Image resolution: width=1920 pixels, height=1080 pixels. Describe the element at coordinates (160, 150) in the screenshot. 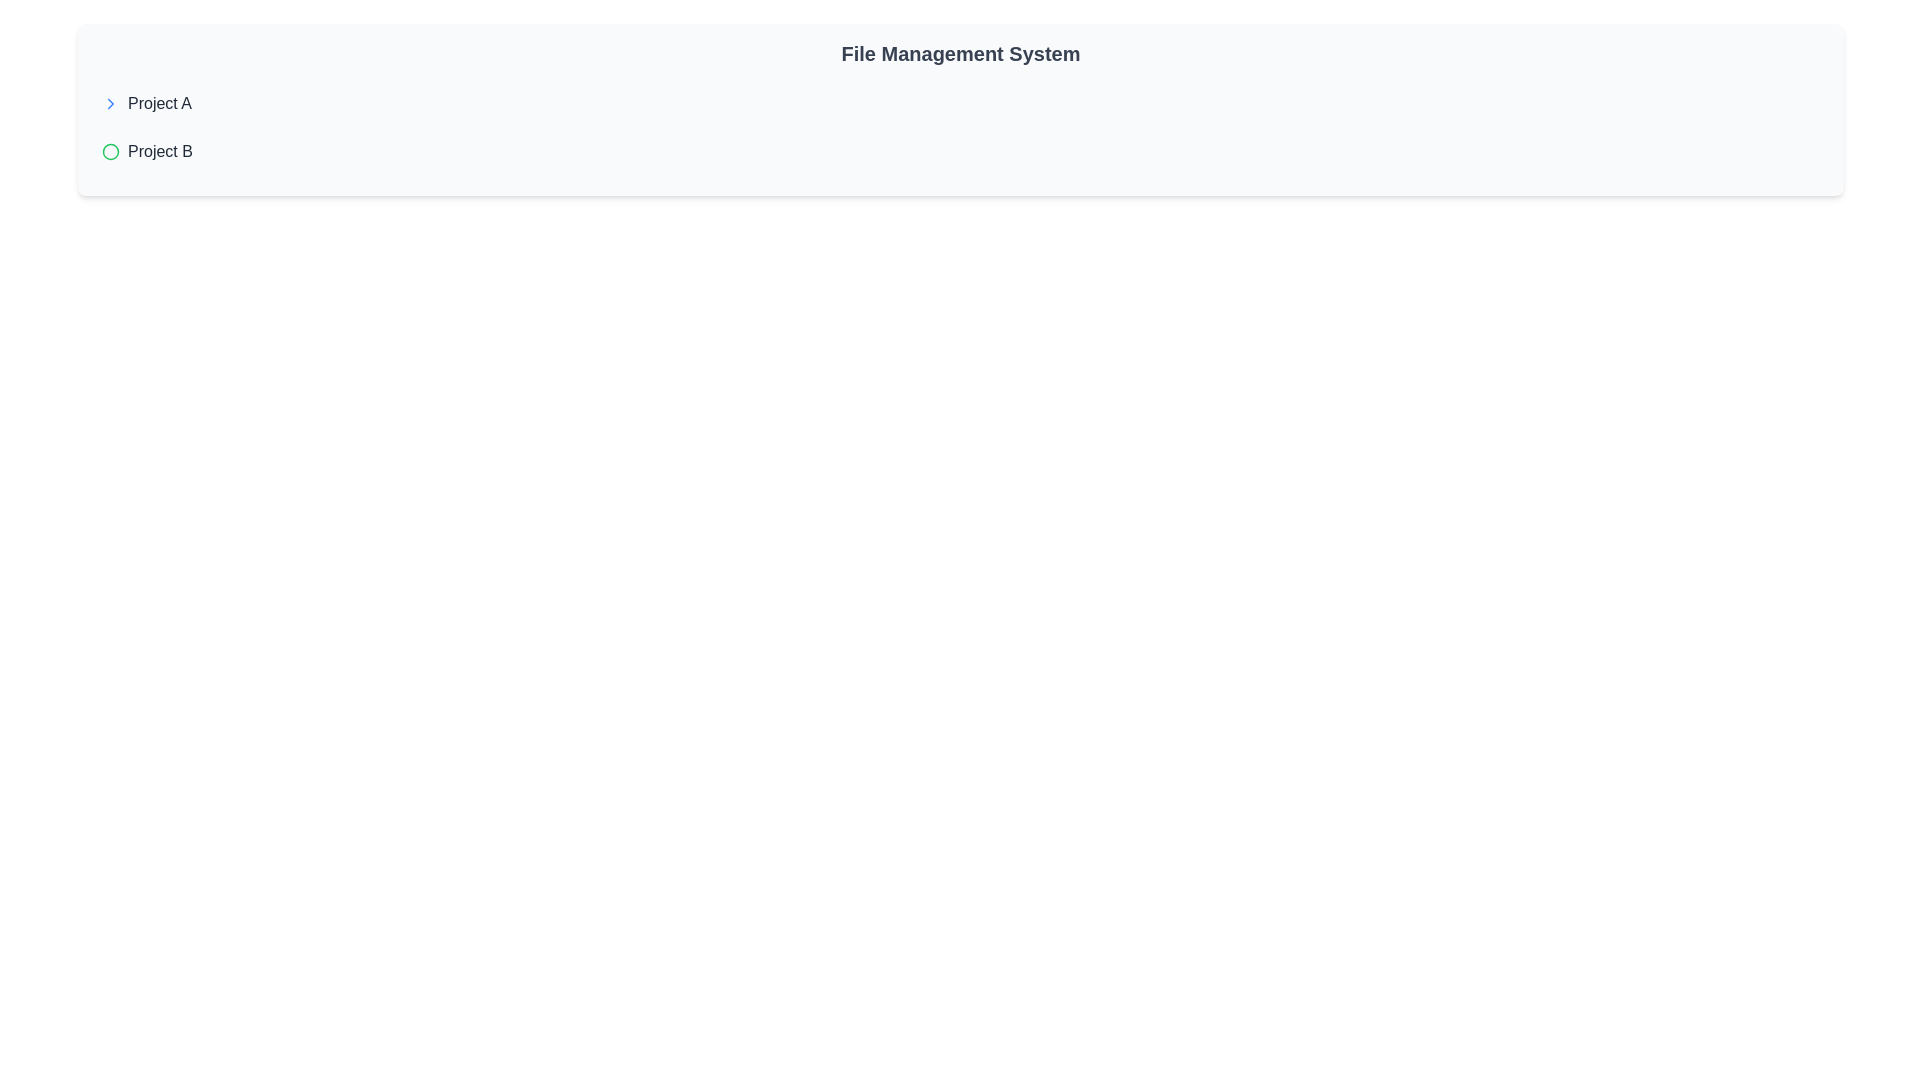

I see `the 'Project B' text label which serves as an identifier within the 'File Management System' interface` at that location.